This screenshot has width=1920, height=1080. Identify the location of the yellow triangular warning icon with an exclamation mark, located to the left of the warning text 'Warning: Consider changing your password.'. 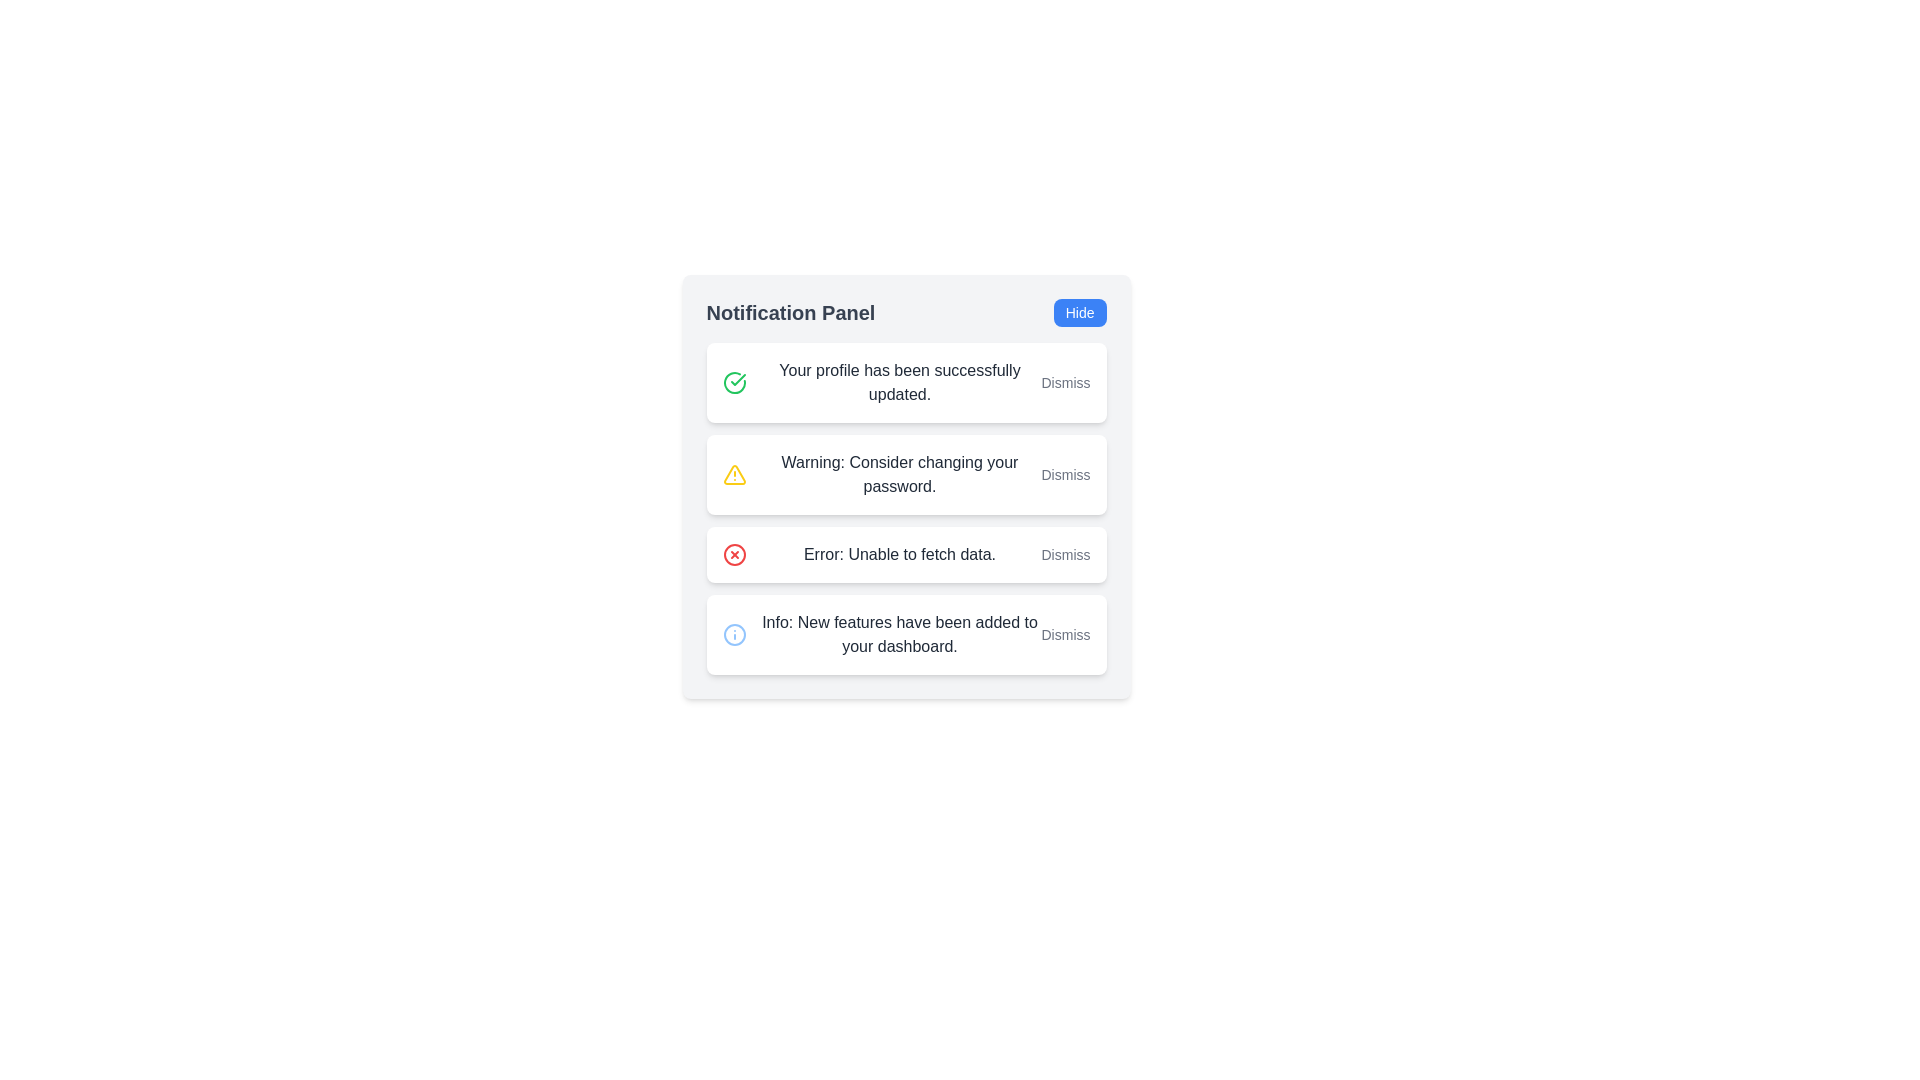
(733, 474).